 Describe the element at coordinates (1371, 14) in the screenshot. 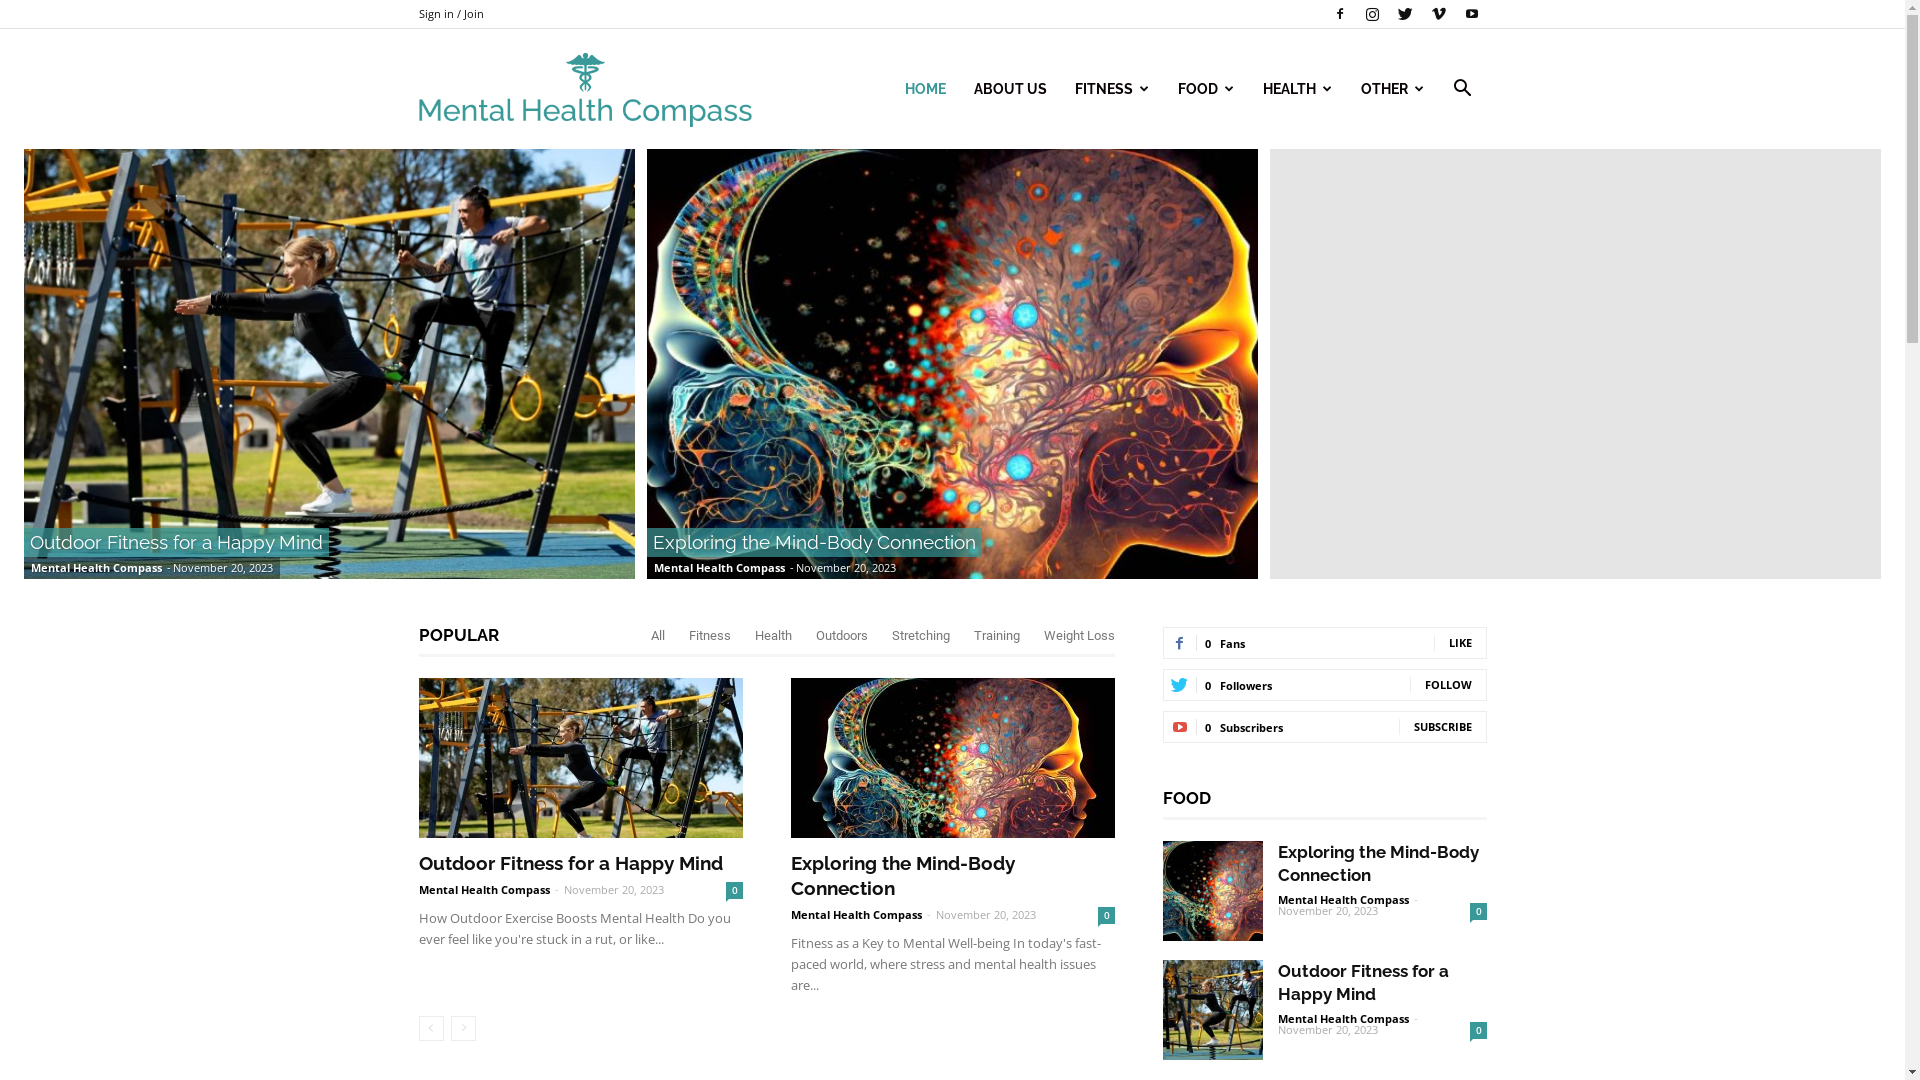

I see `'Instagram'` at that location.